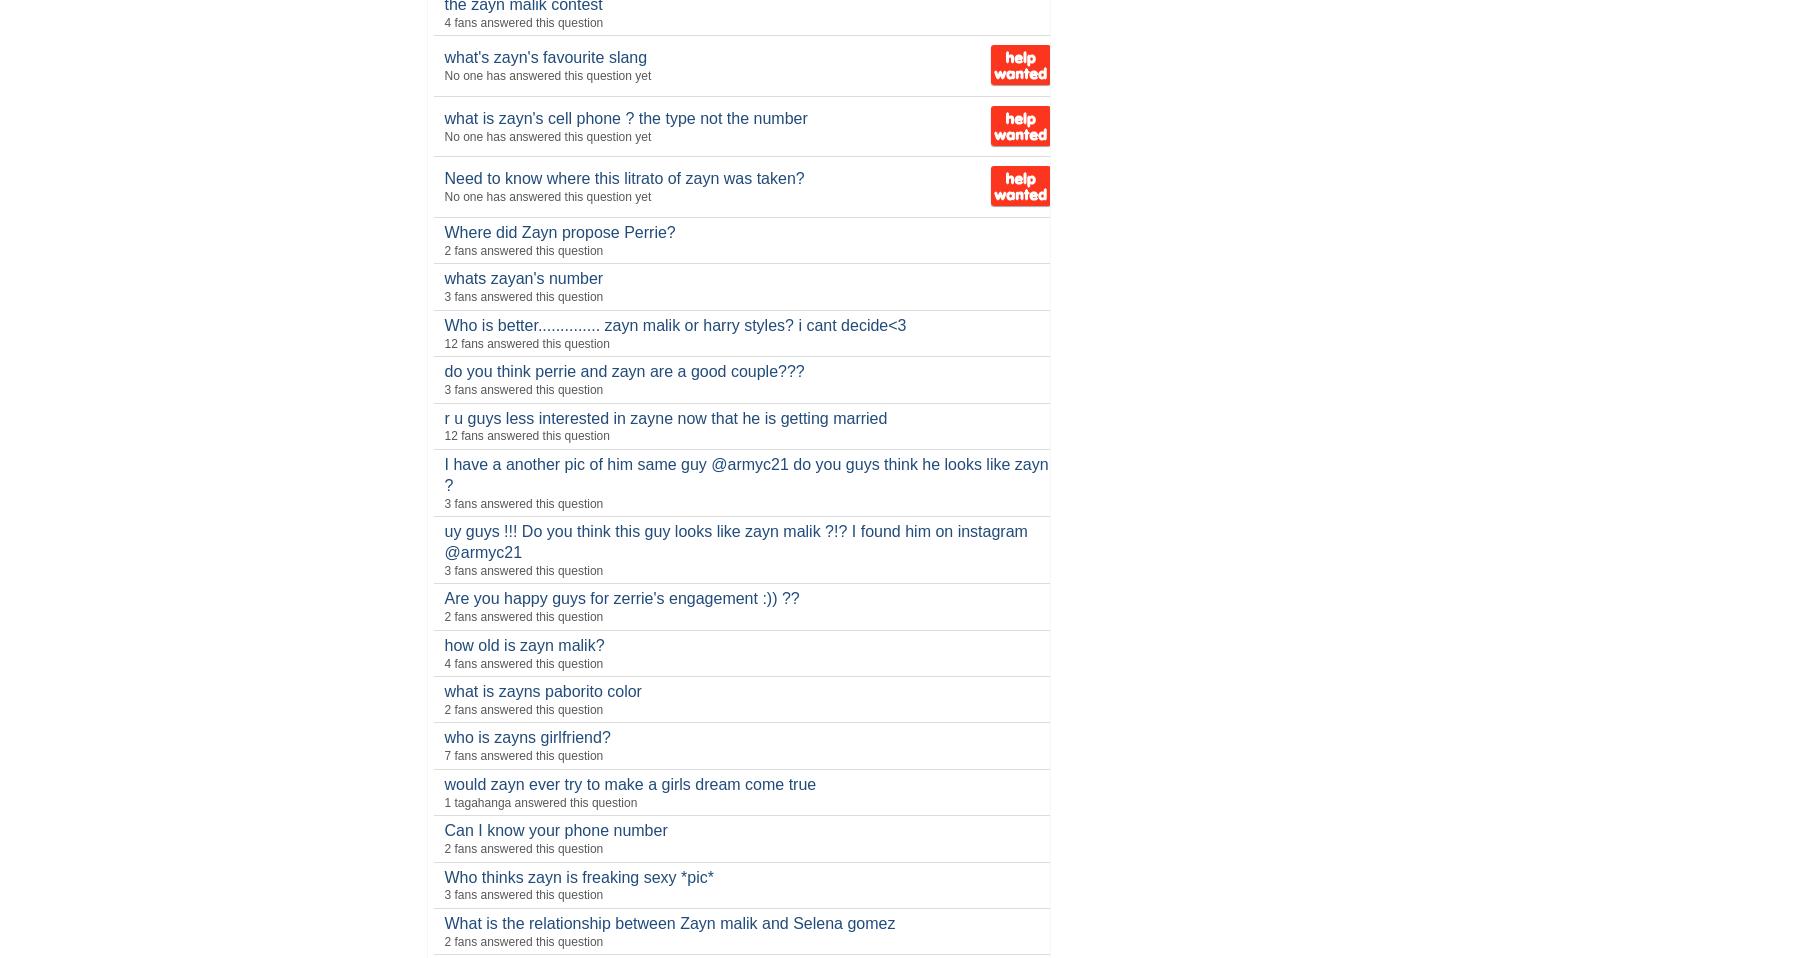 Image resolution: width=1797 pixels, height=958 pixels. I want to click on 'what's zayn's favourite slang', so click(545, 56).